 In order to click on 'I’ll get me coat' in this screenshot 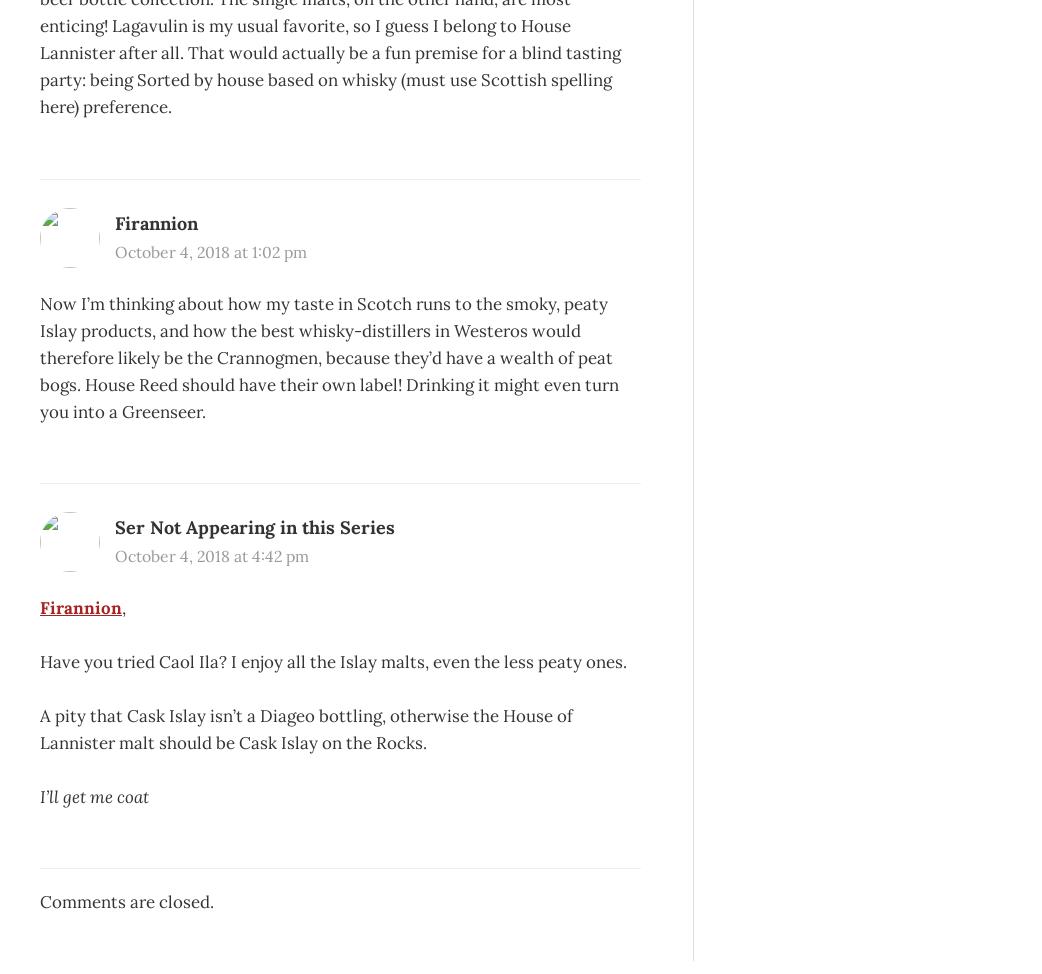, I will do `click(94, 794)`.